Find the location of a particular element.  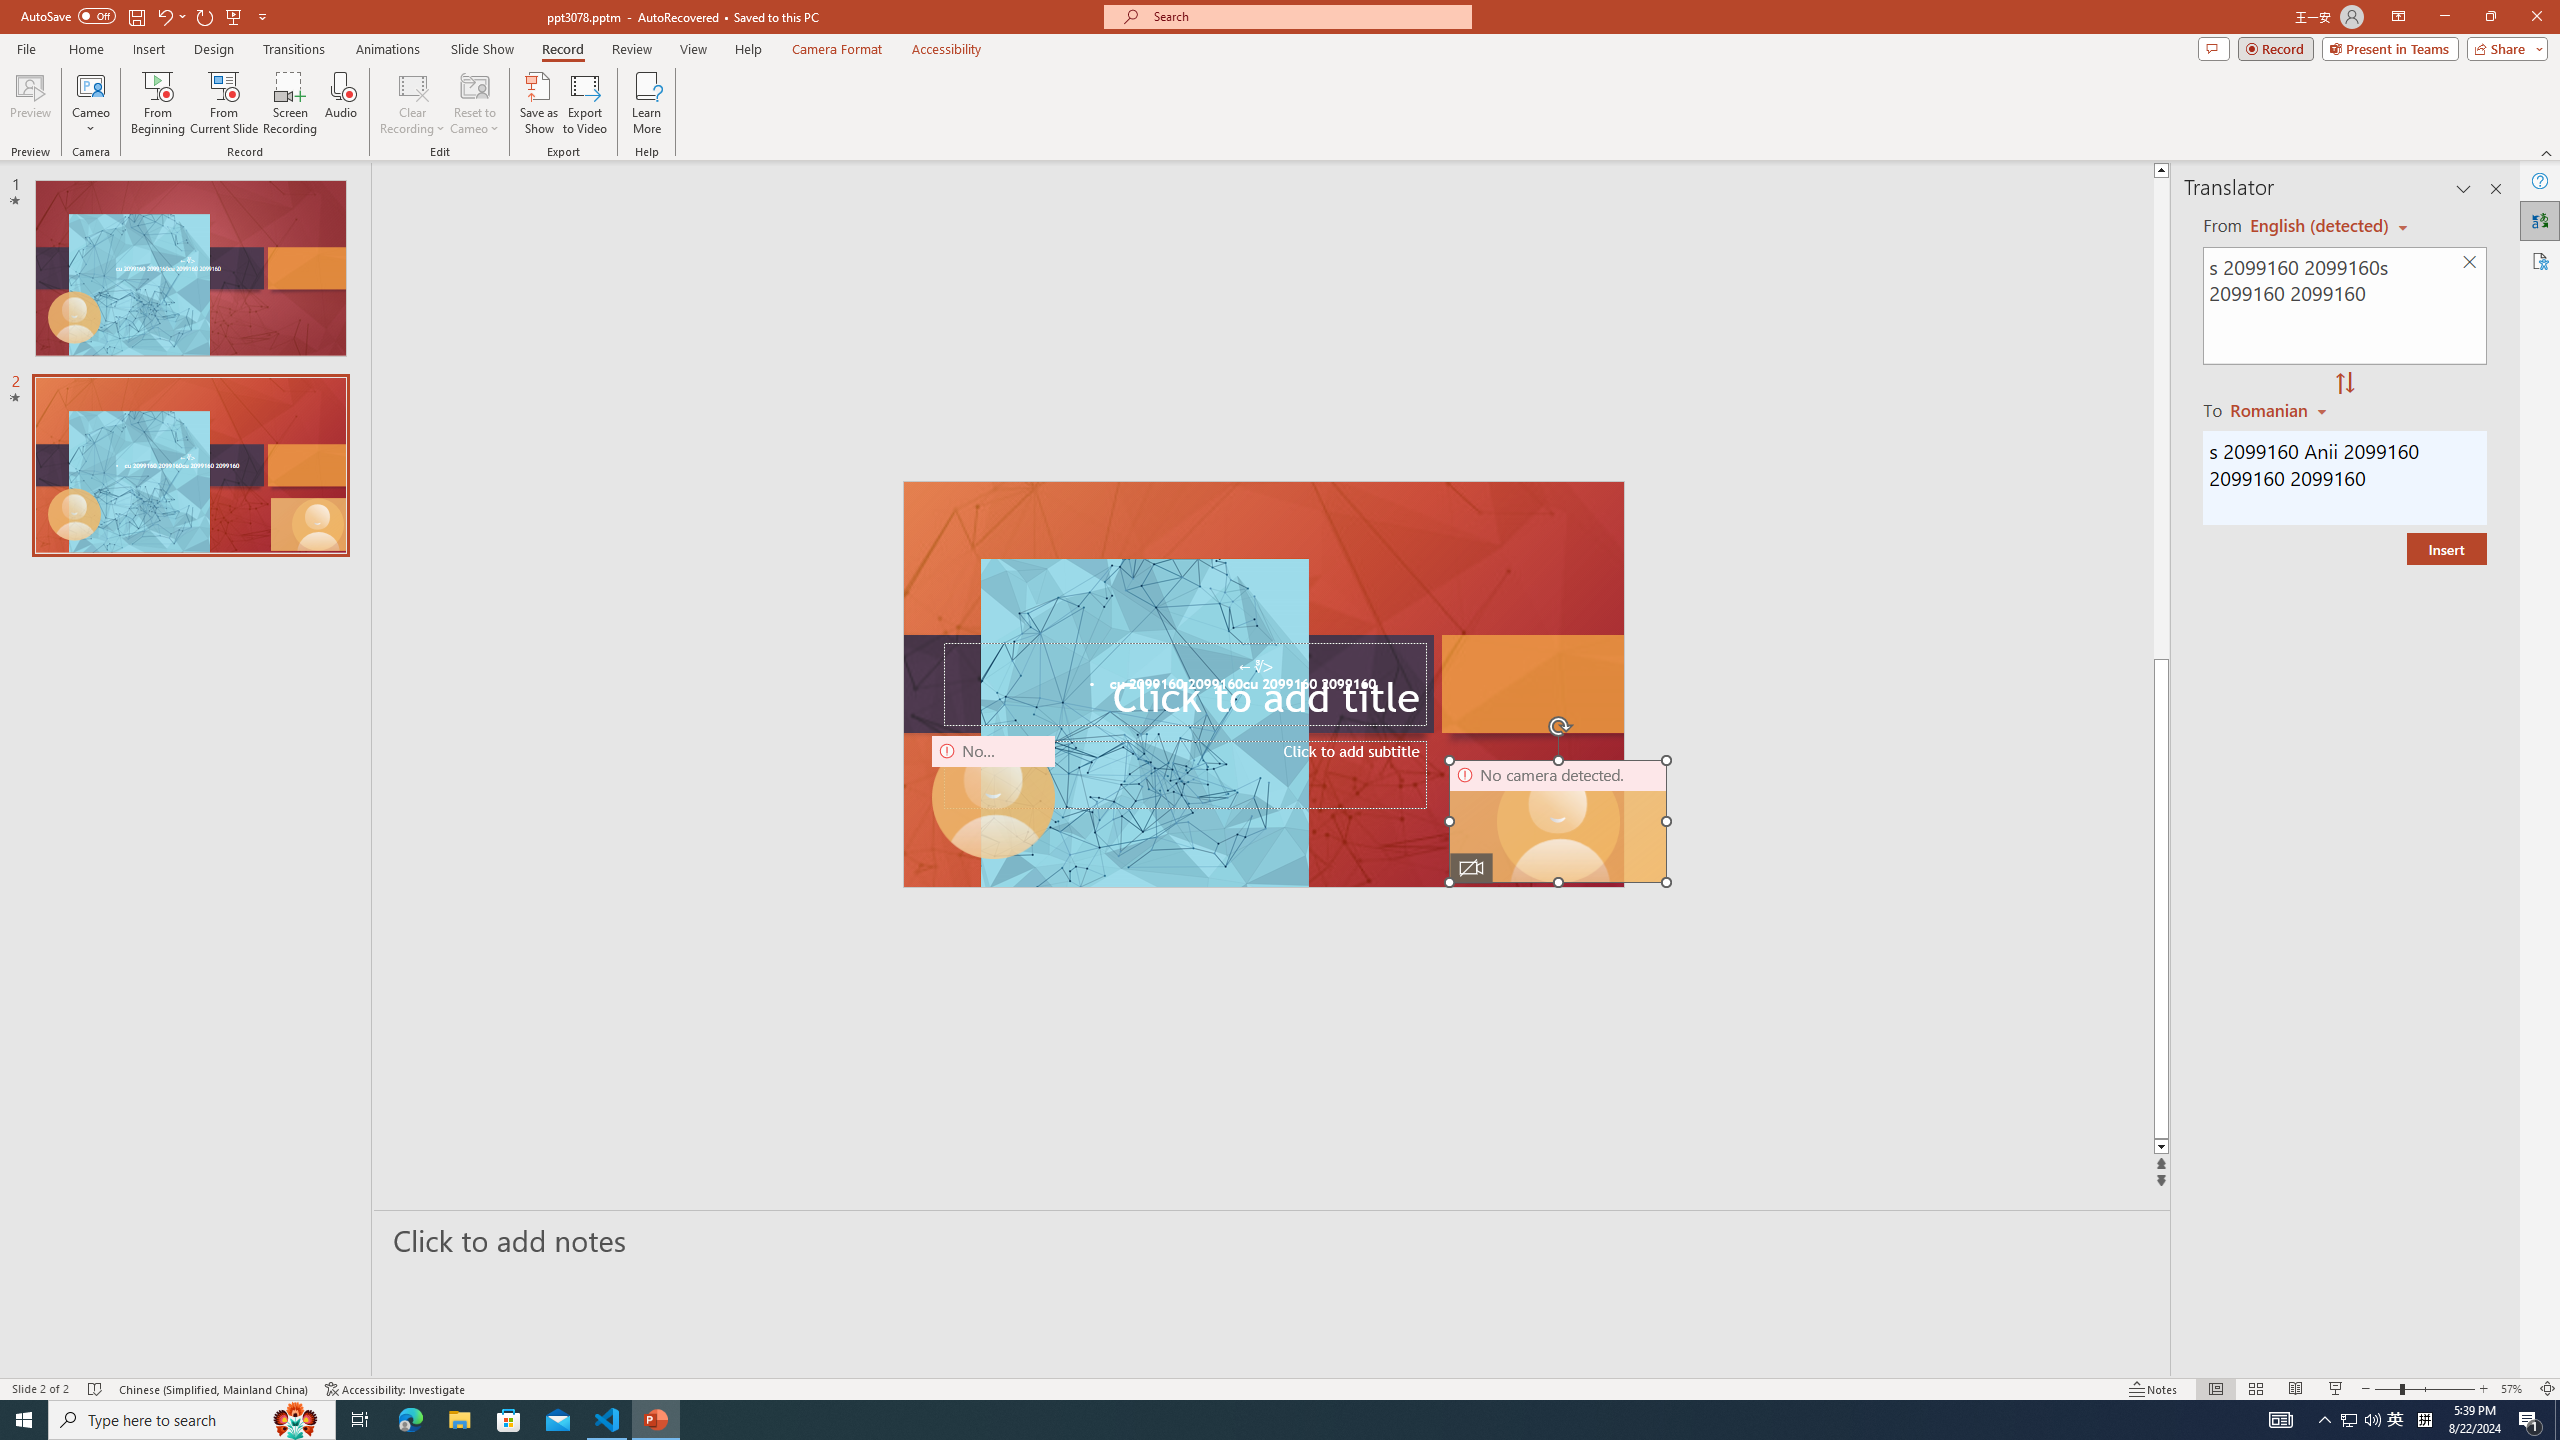

'Spell Check No Errors' is located at coordinates (95, 1389).